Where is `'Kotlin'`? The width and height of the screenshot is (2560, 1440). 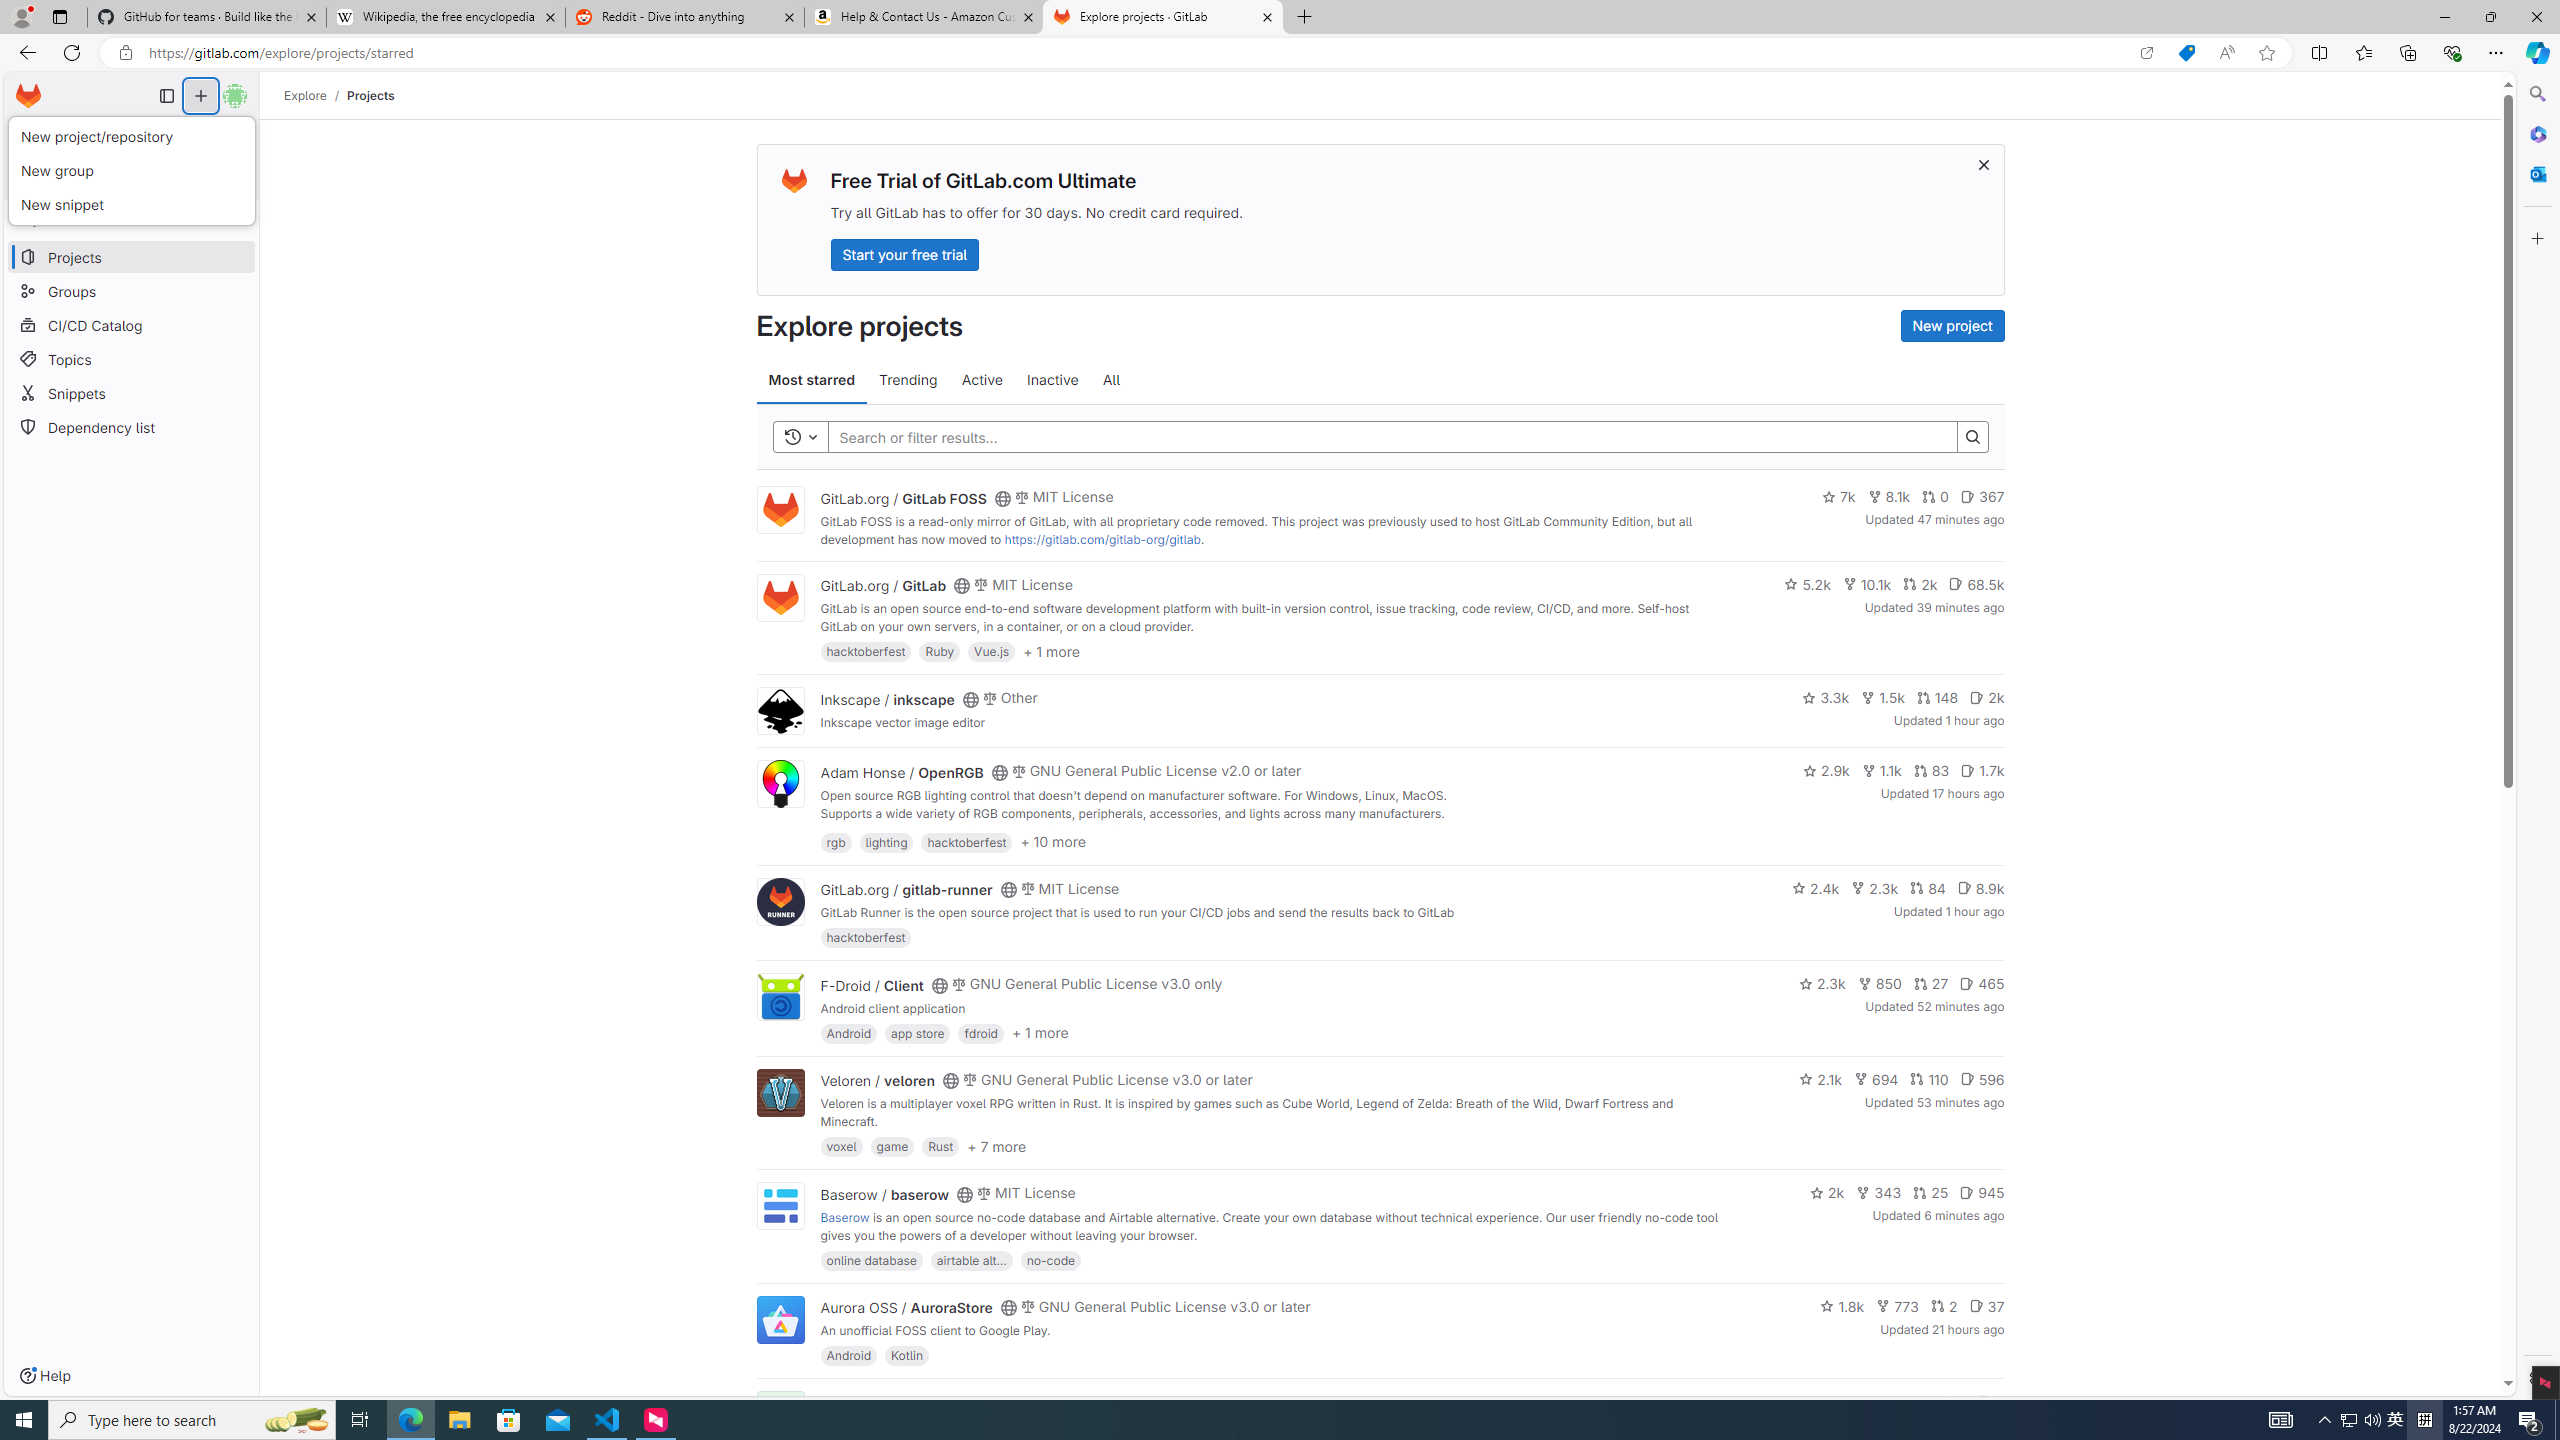
'Kotlin' is located at coordinates (906, 1355).